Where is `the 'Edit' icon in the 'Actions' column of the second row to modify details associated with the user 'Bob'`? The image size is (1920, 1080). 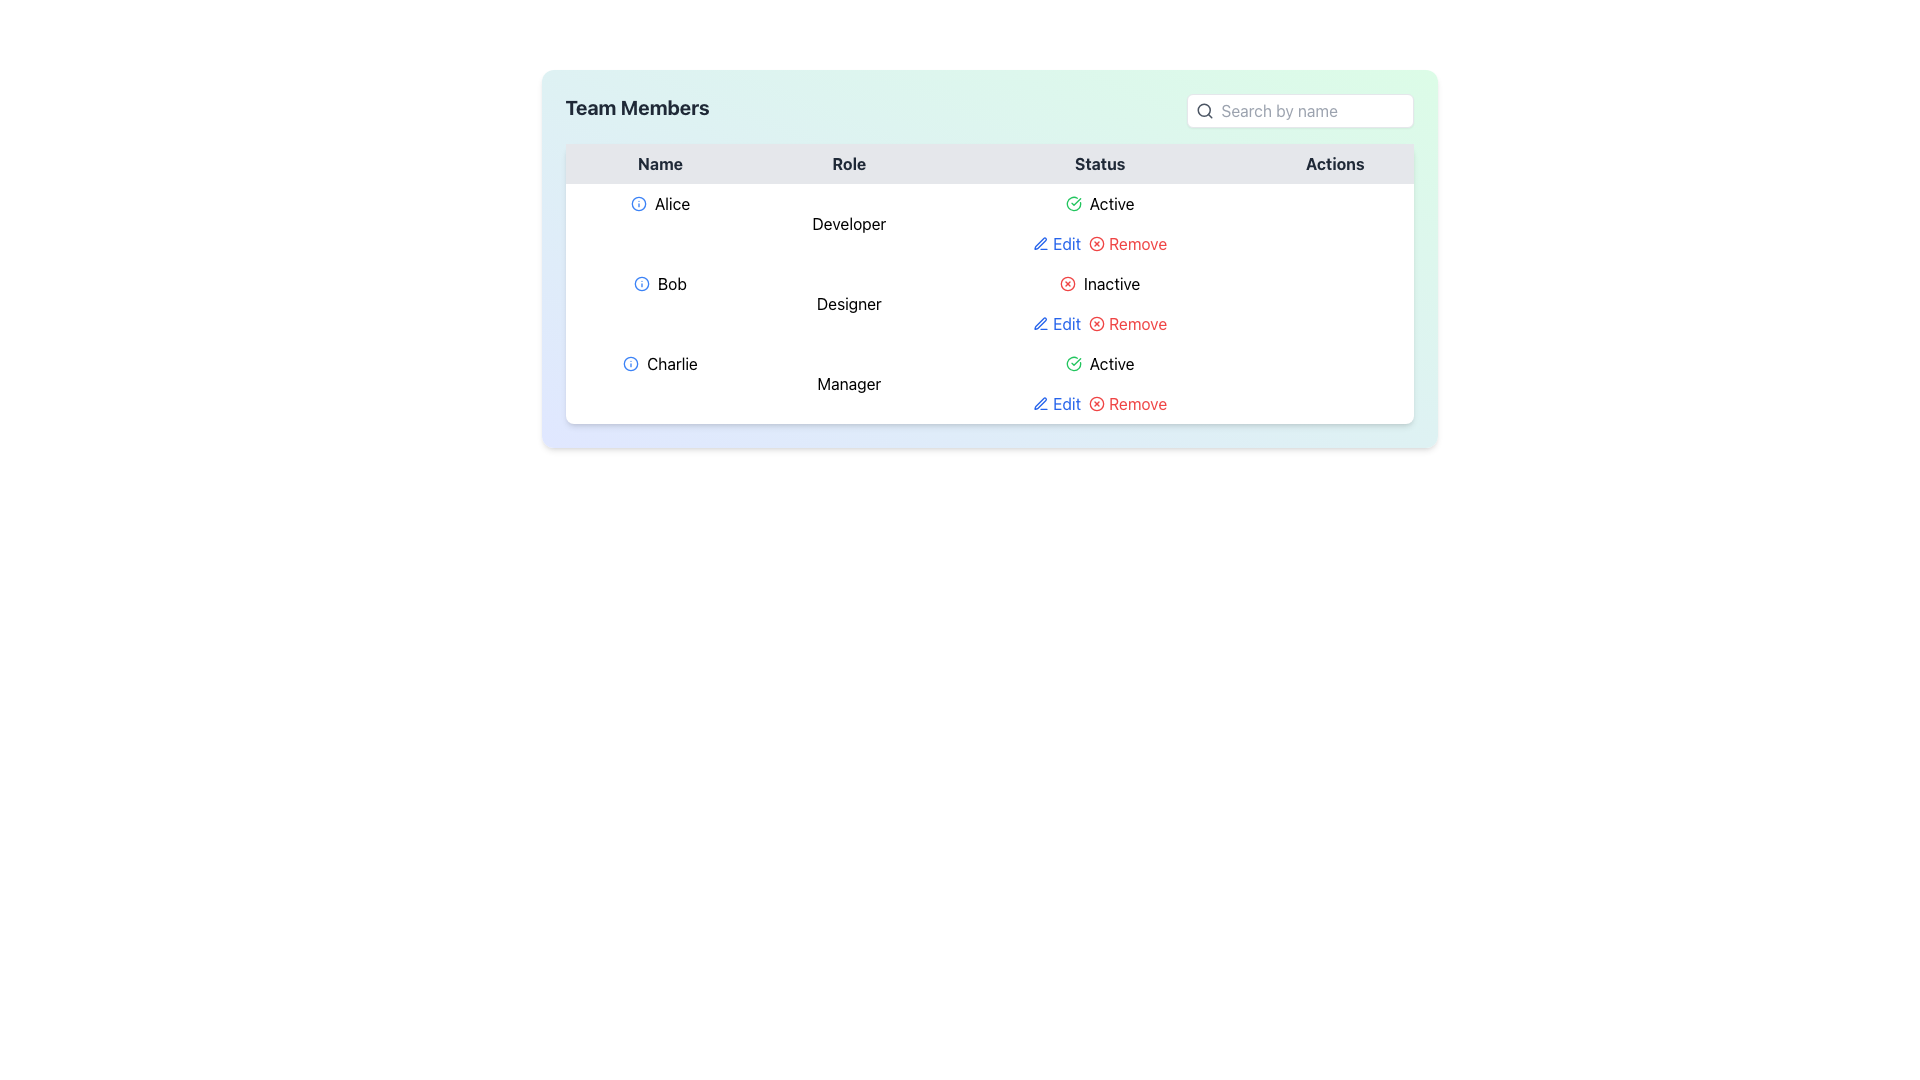
the 'Edit' icon in the 'Actions' column of the second row to modify details associated with the user 'Bob' is located at coordinates (1040, 323).